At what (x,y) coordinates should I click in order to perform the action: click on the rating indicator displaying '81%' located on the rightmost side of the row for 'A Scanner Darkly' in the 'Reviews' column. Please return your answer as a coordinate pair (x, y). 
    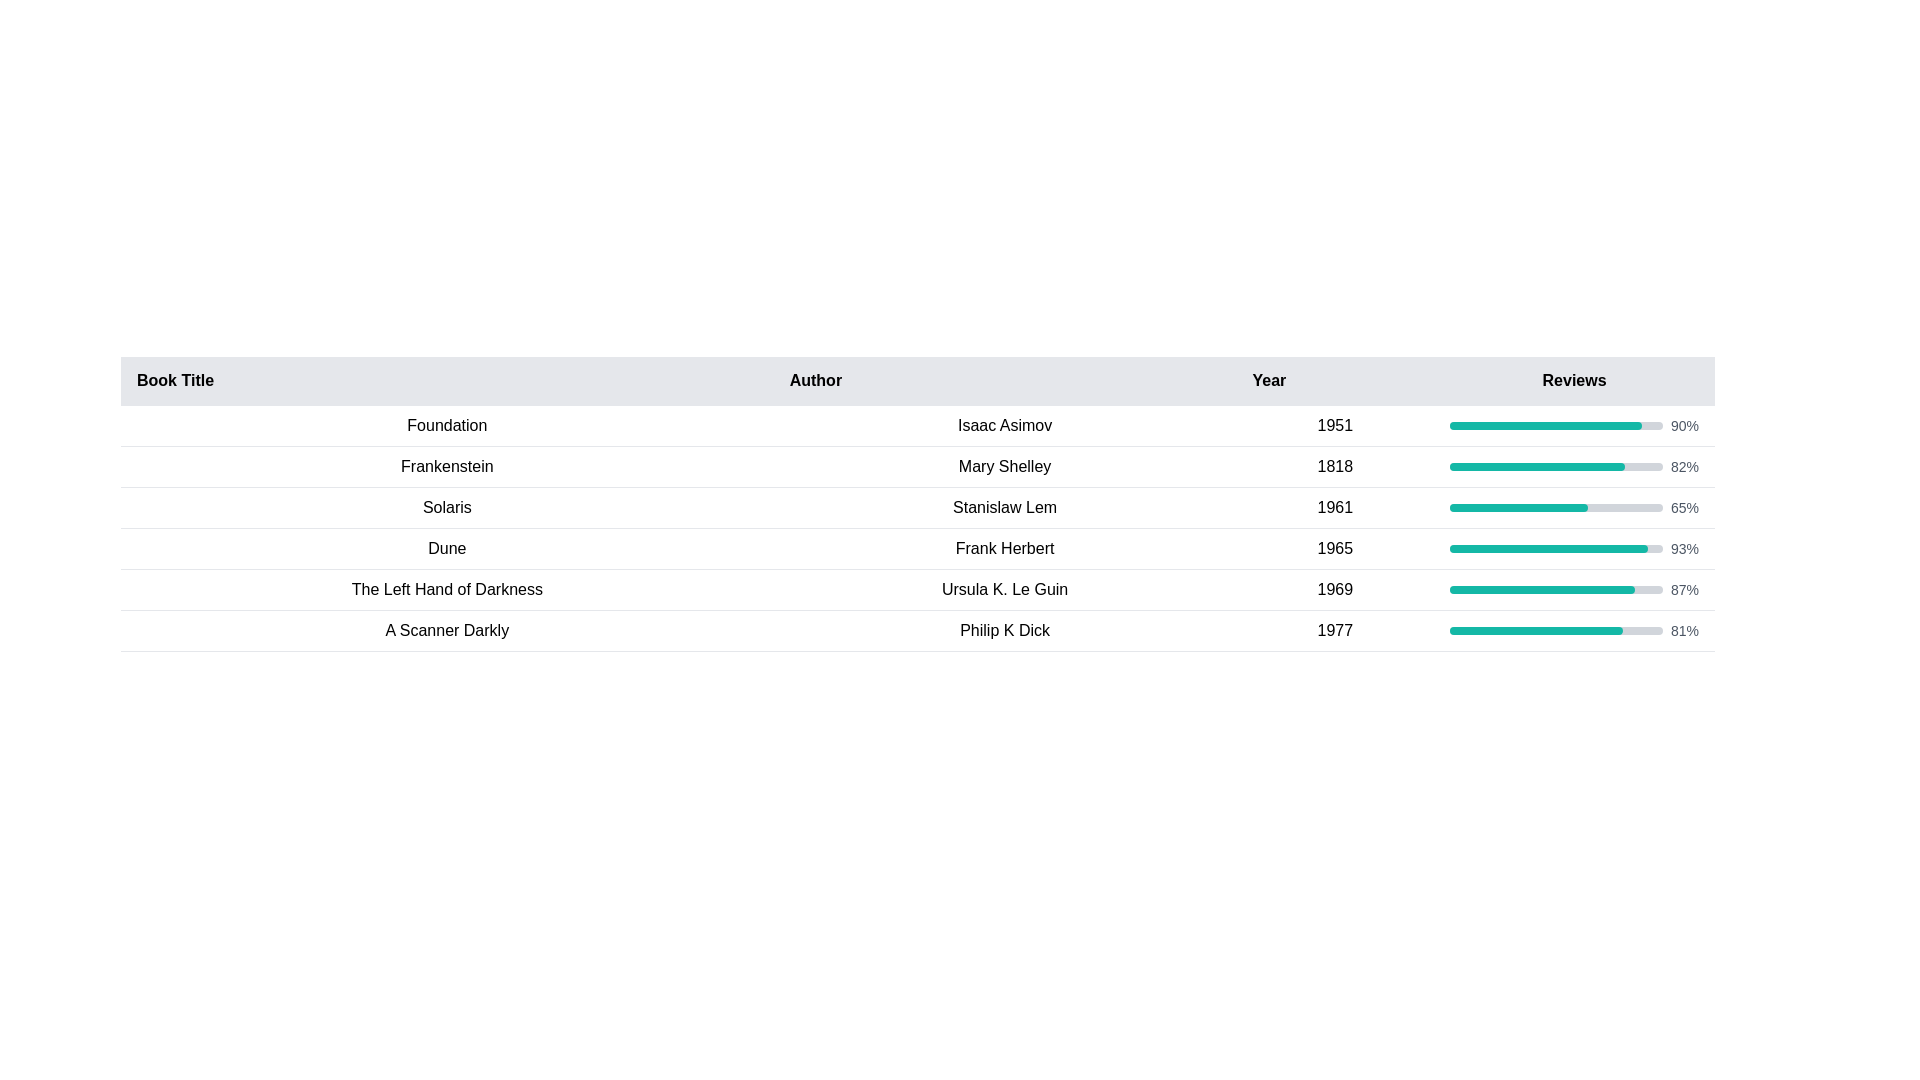
    Looking at the image, I should click on (1573, 631).